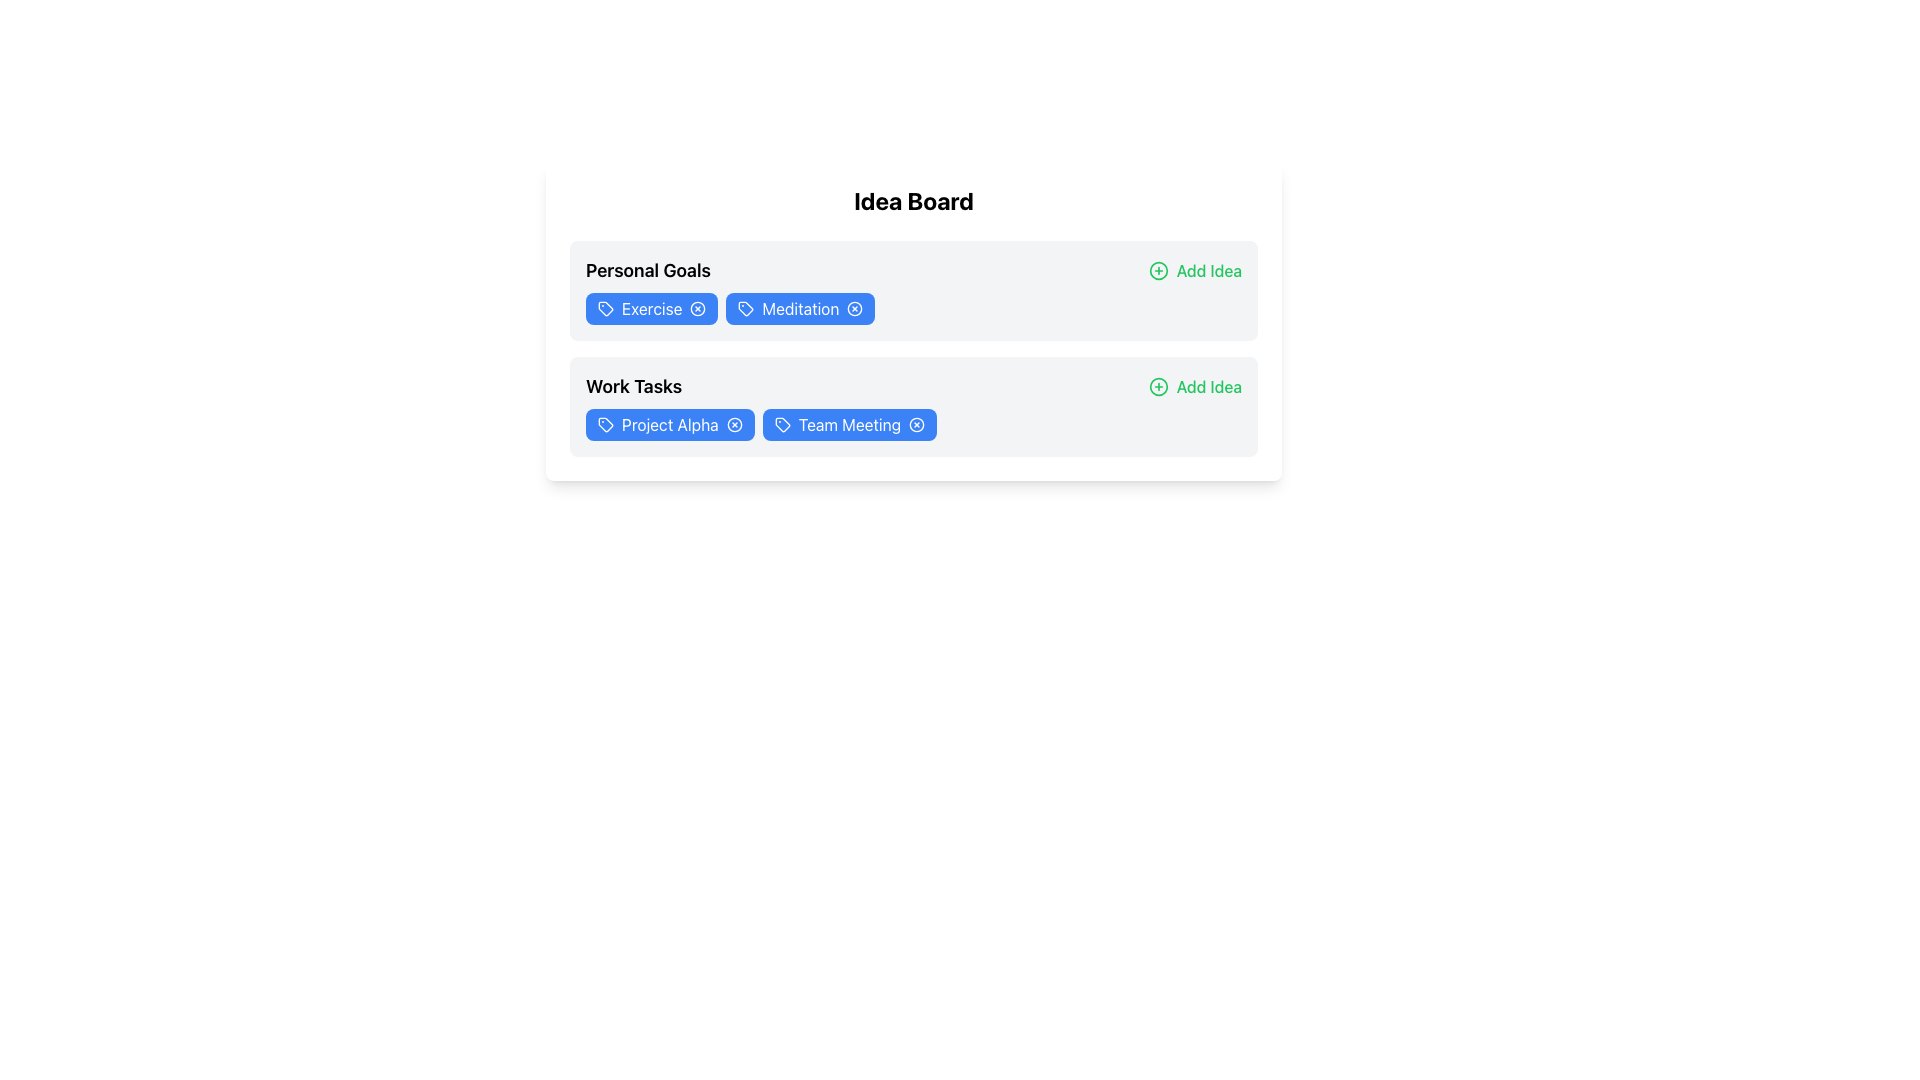 The image size is (1920, 1080). Describe the element at coordinates (648, 270) in the screenshot. I see `the 'Personal Goals' text label, which is a bold and larger-sized heading located at the top of the segment for 'Personal Goals'` at that location.